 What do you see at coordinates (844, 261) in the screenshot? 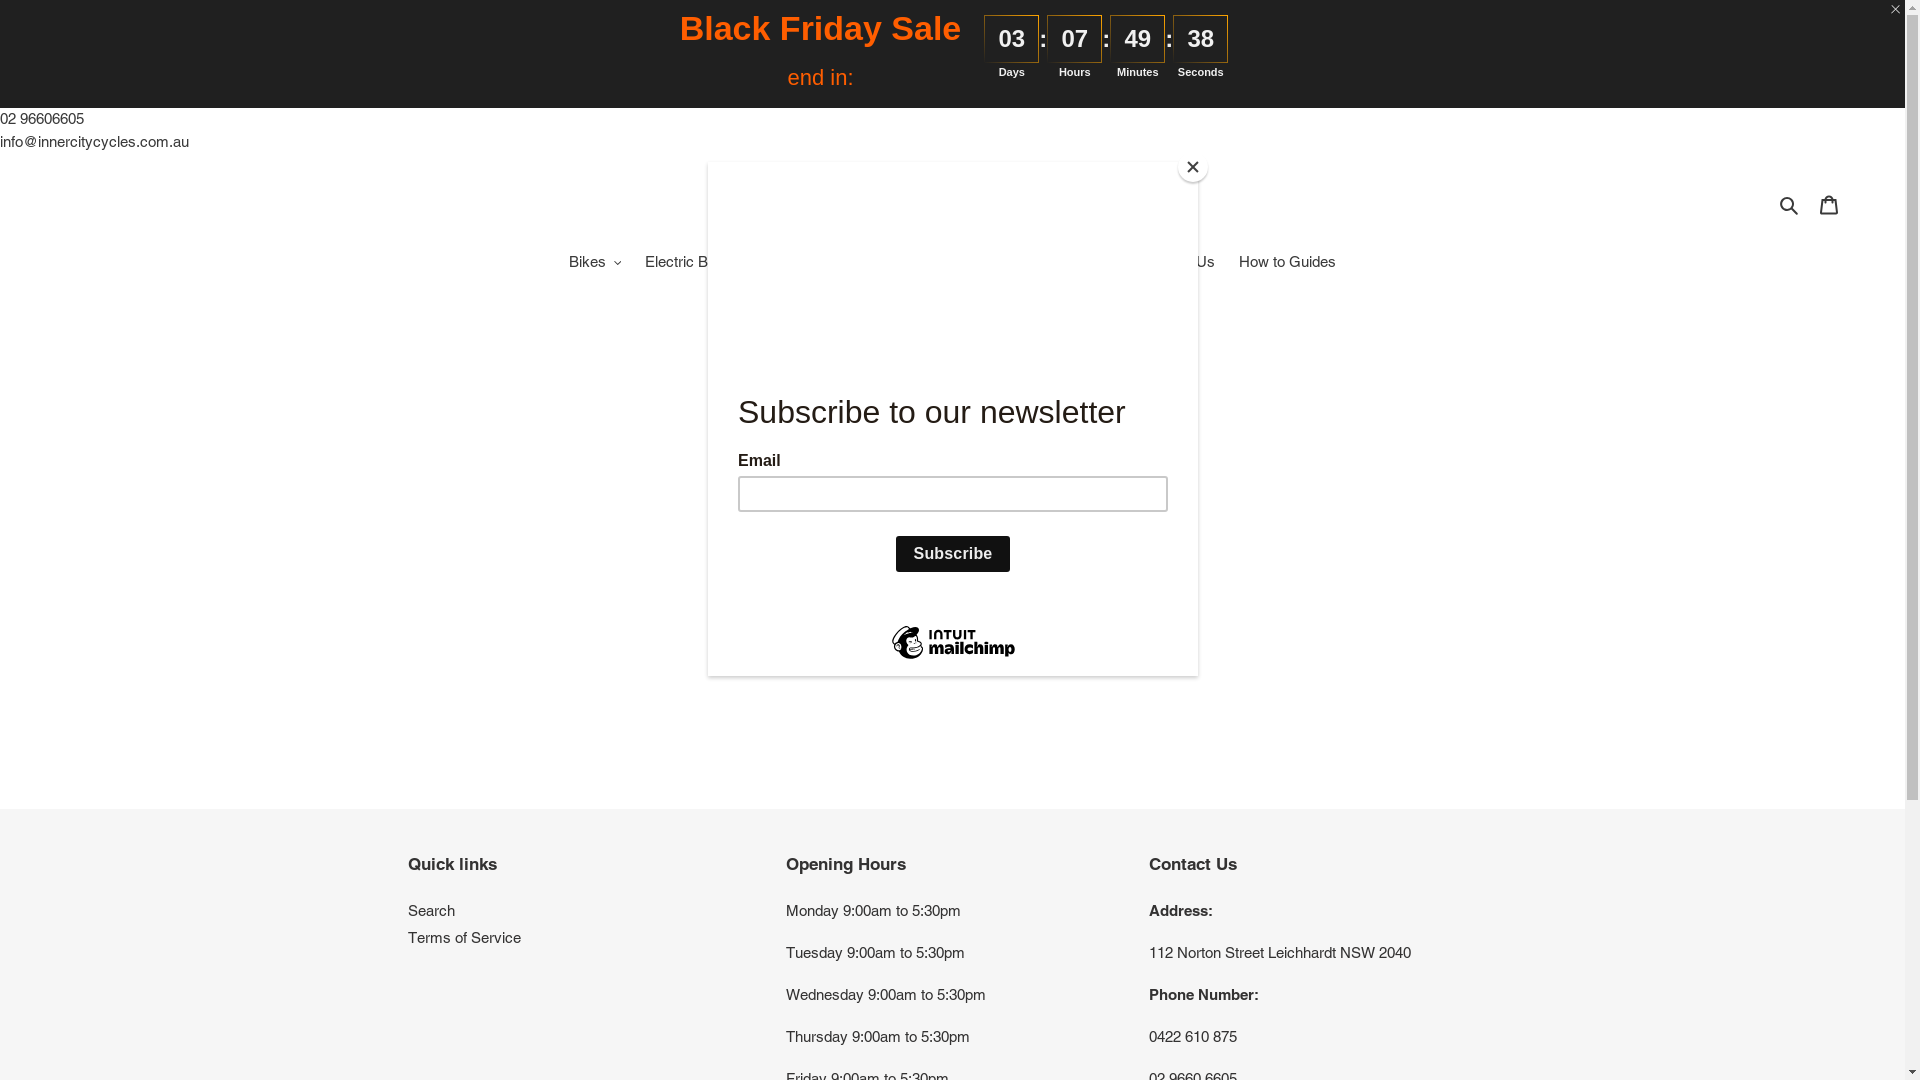
I see `'Accessories'` at bounding box center [844, 261].